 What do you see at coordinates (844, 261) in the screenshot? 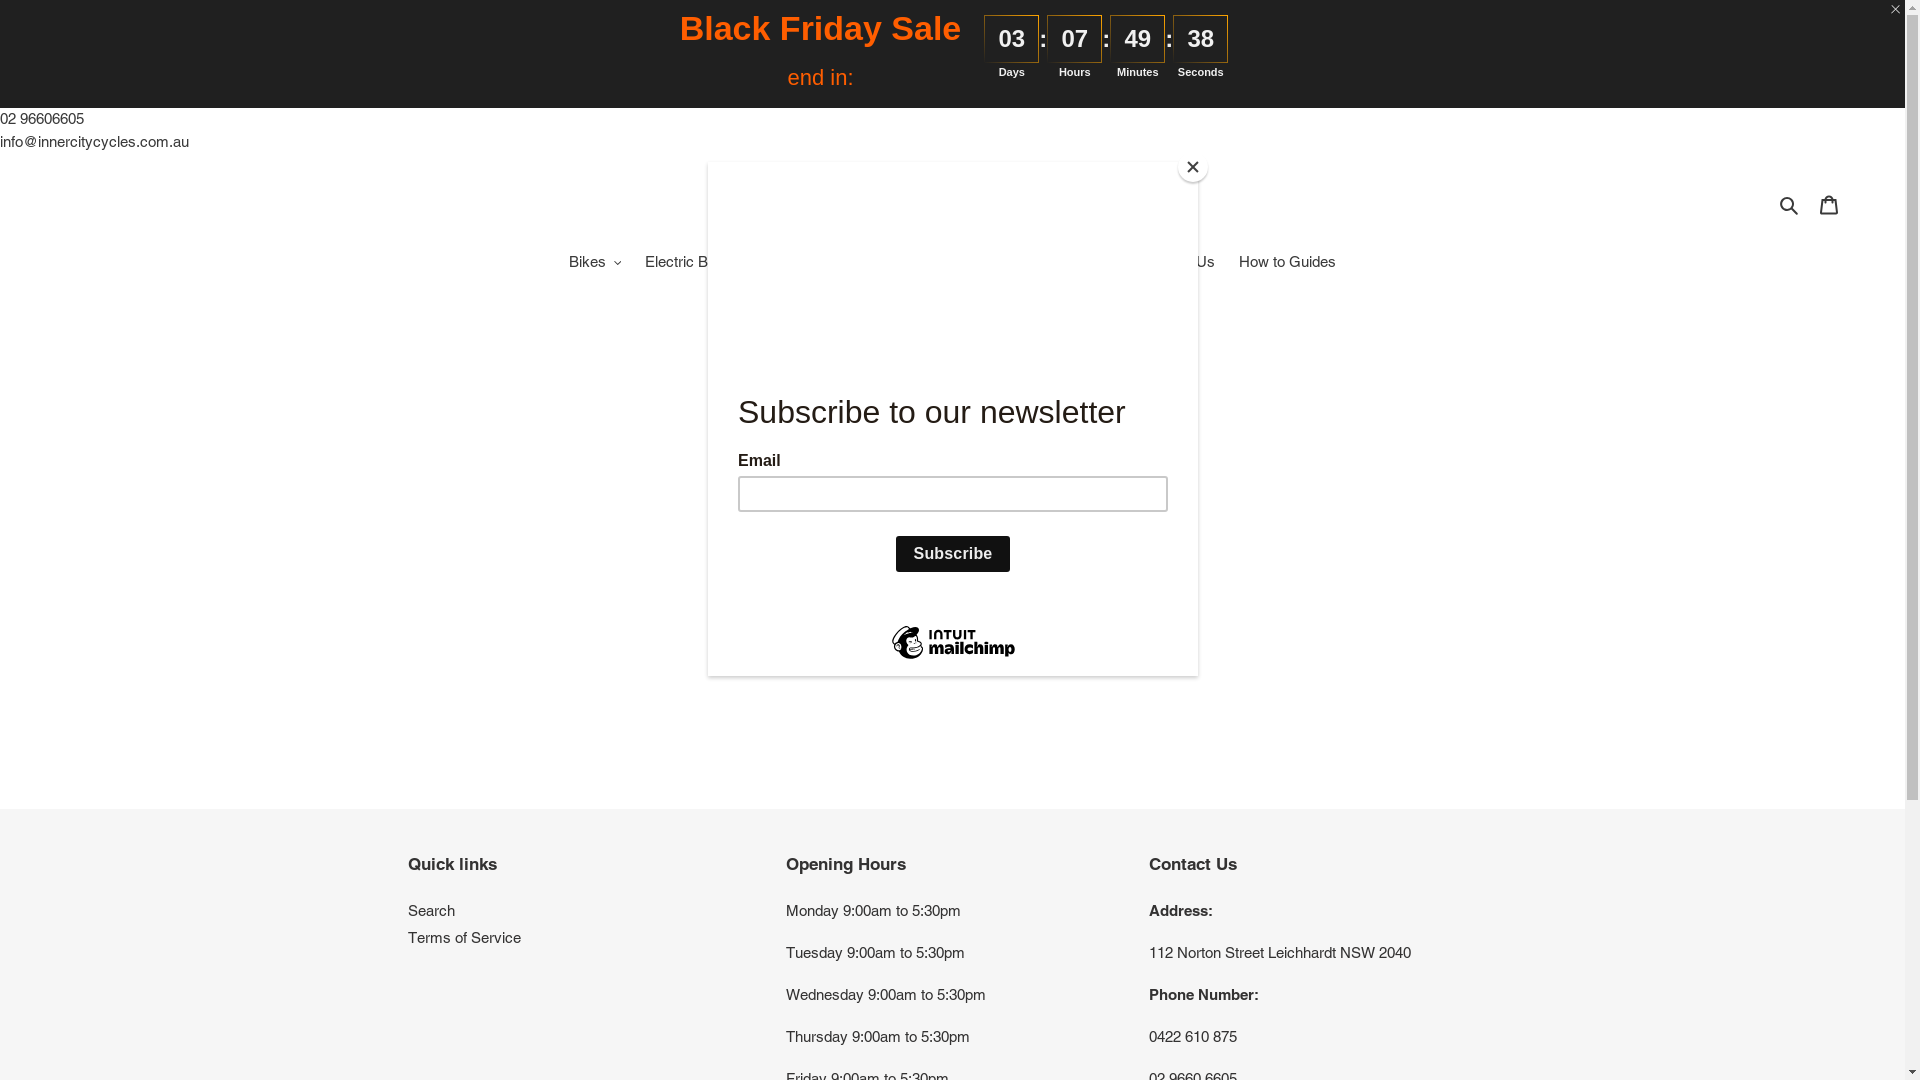
I see `'Accessories'` at bounding box center [844, 261].